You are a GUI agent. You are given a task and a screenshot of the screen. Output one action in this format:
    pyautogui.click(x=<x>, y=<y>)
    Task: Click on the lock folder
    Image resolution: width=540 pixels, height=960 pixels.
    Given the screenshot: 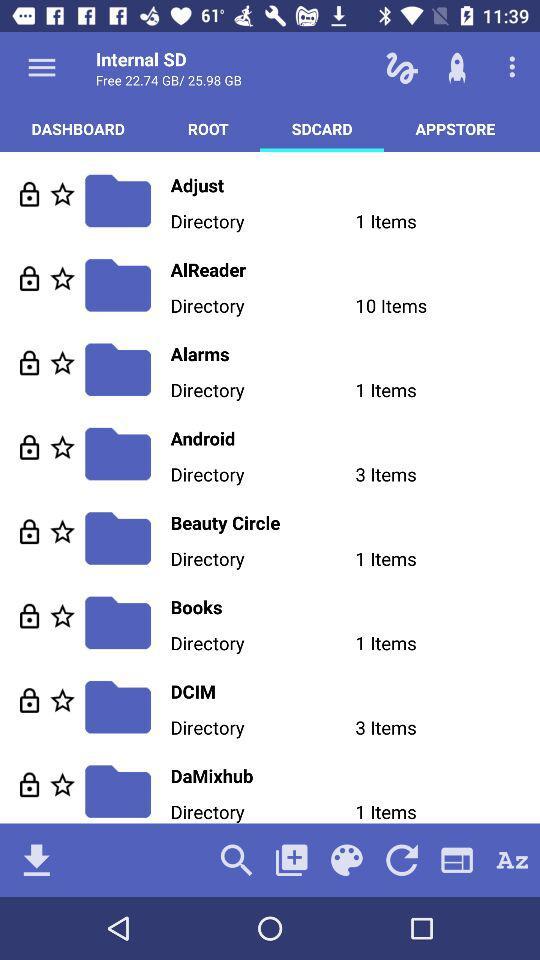 What is the action you would take?
    pyautogui.click(x=28, y=530)
    